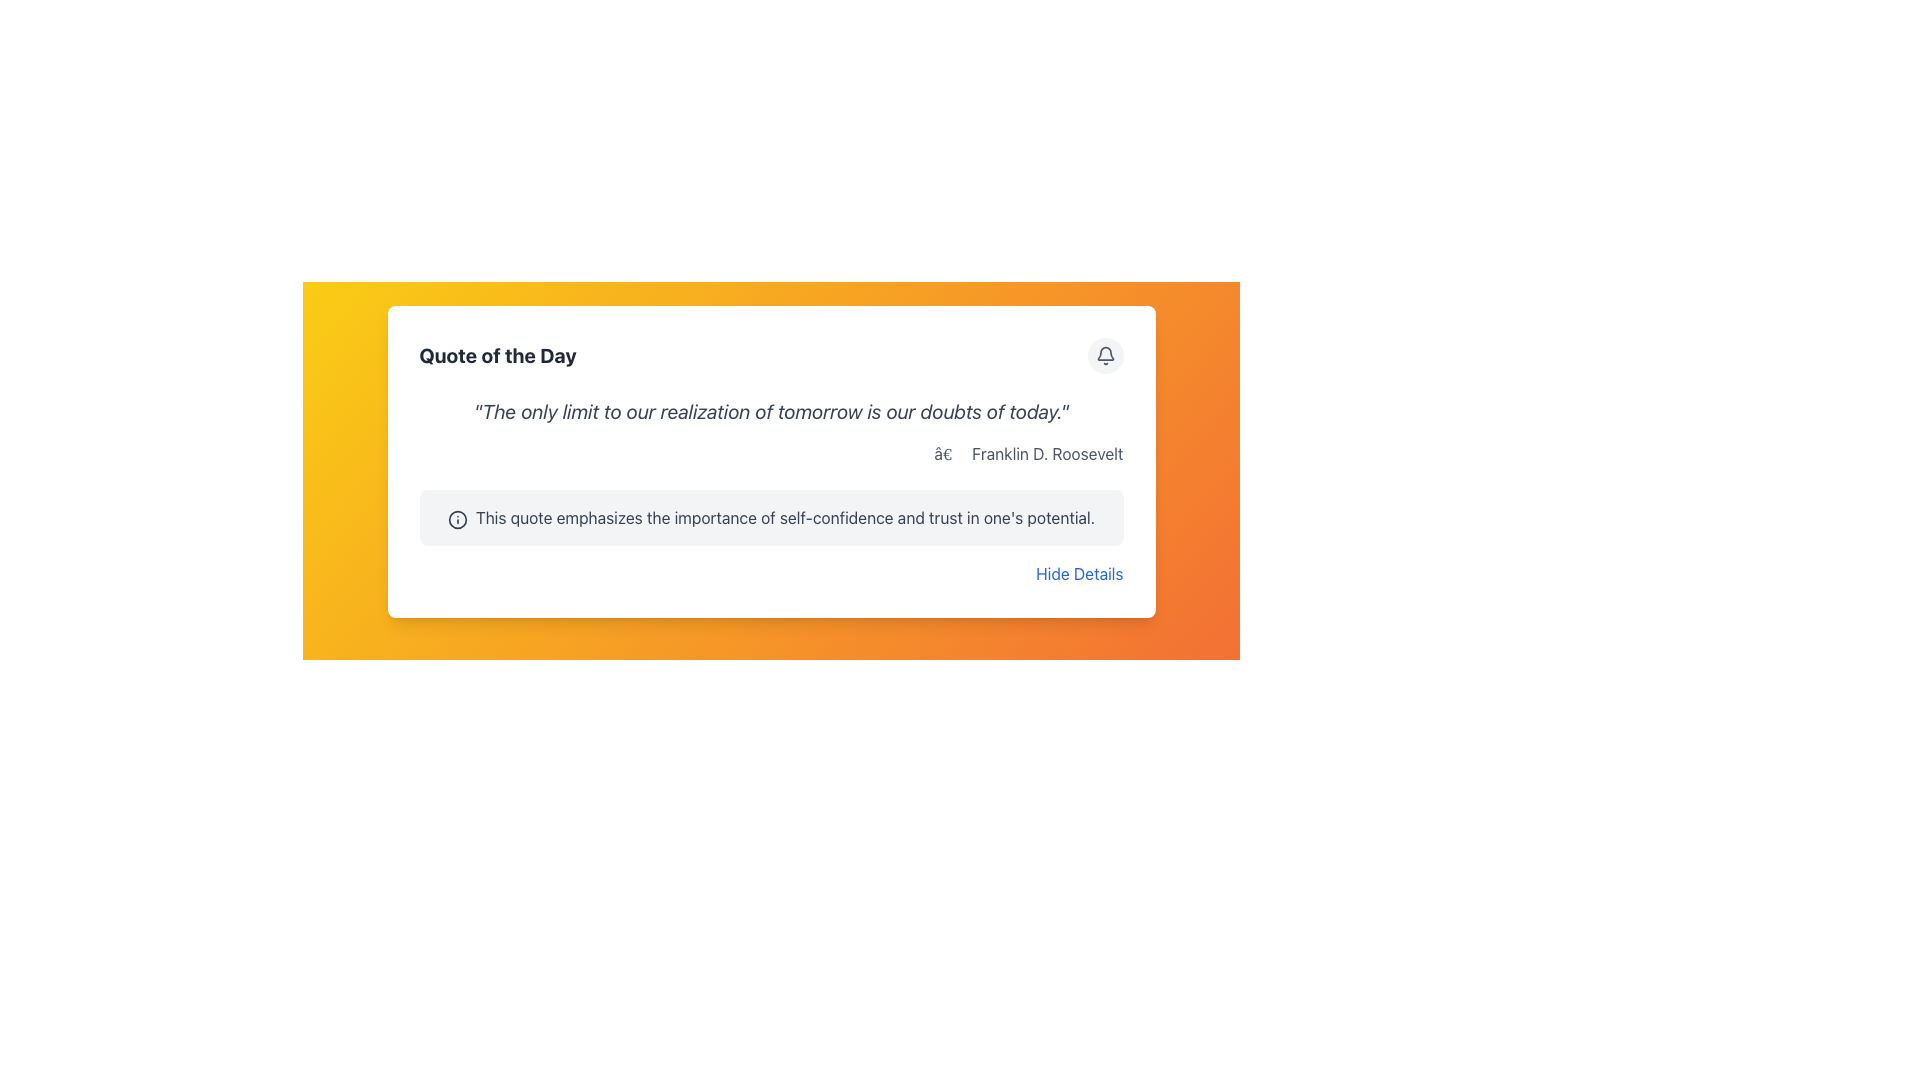 This screenshot has width=1920, height=1080. What do you see at coordinates (1078, 574) in the screenshot?
I see `the text link located at the bottom right corner of the card component` at bounding box center [1078, 574].